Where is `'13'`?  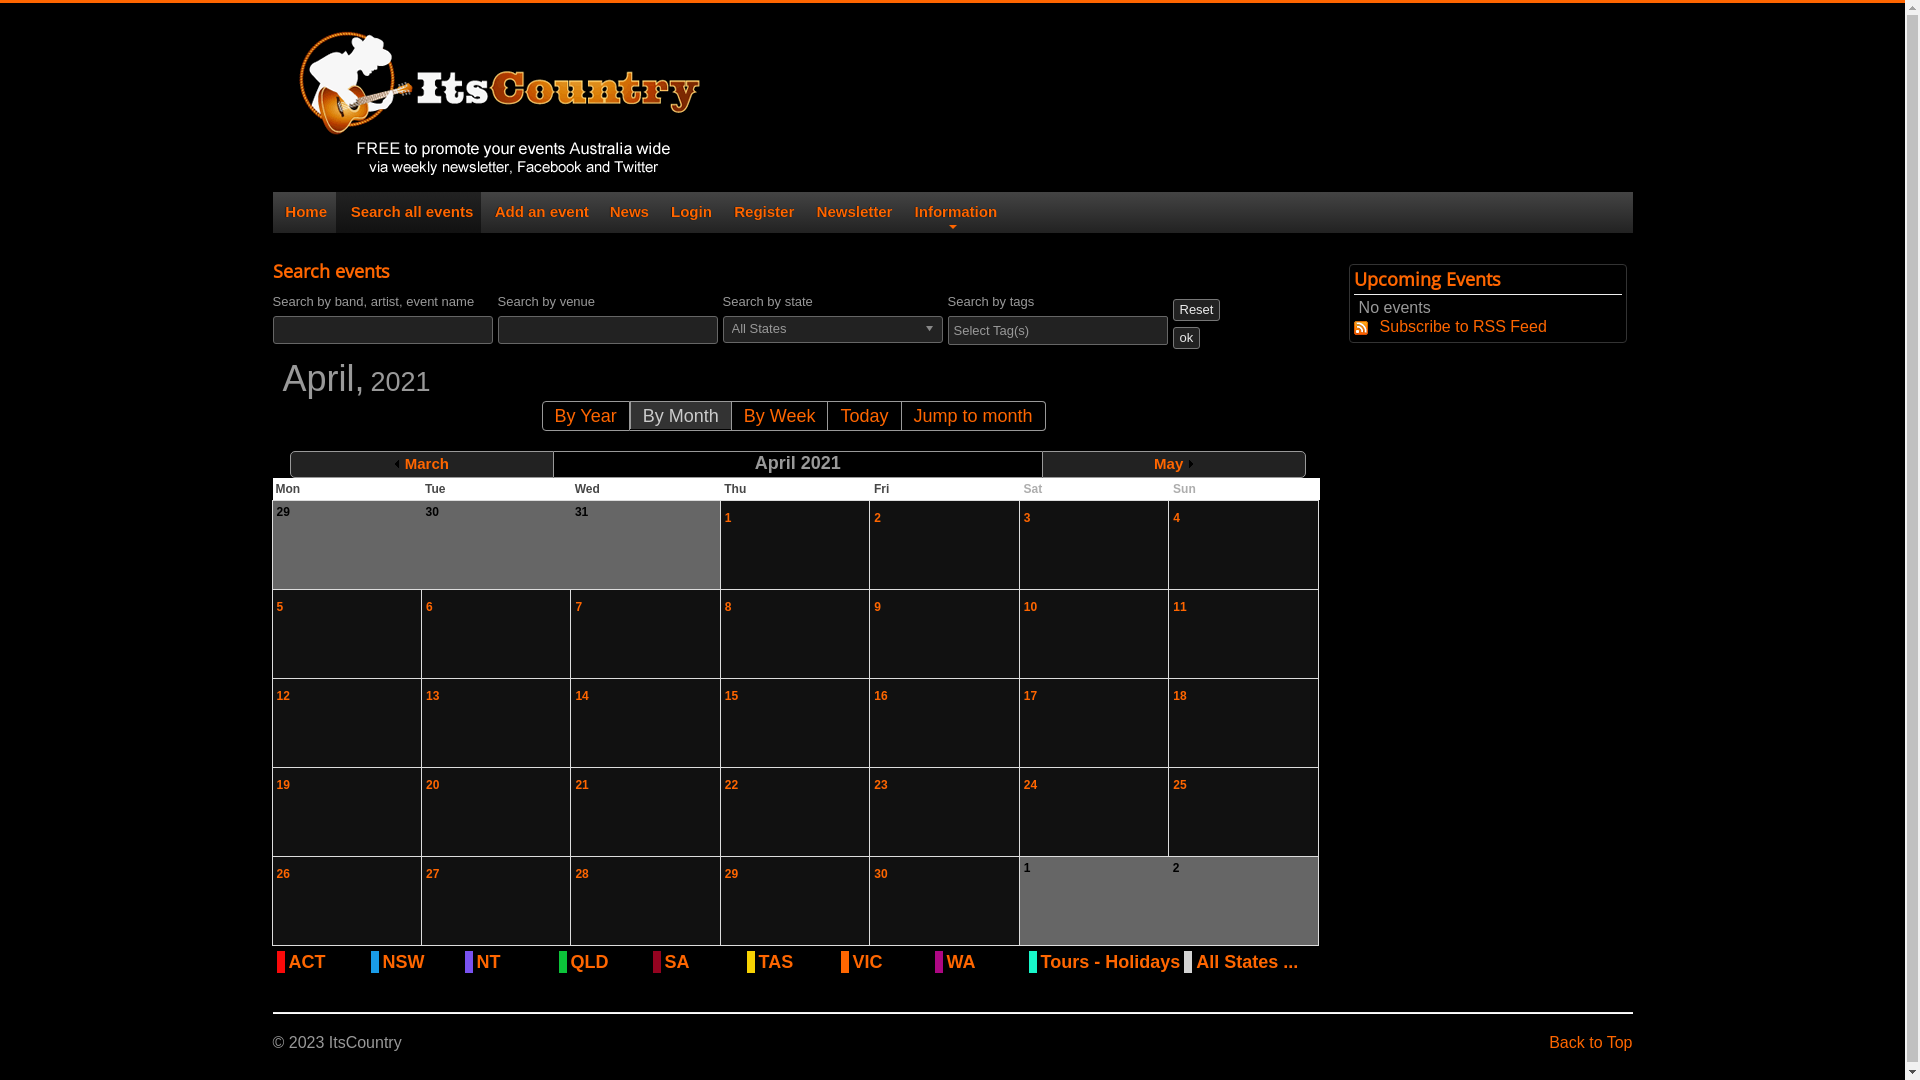 '13' is located at coordinates (431, 694).